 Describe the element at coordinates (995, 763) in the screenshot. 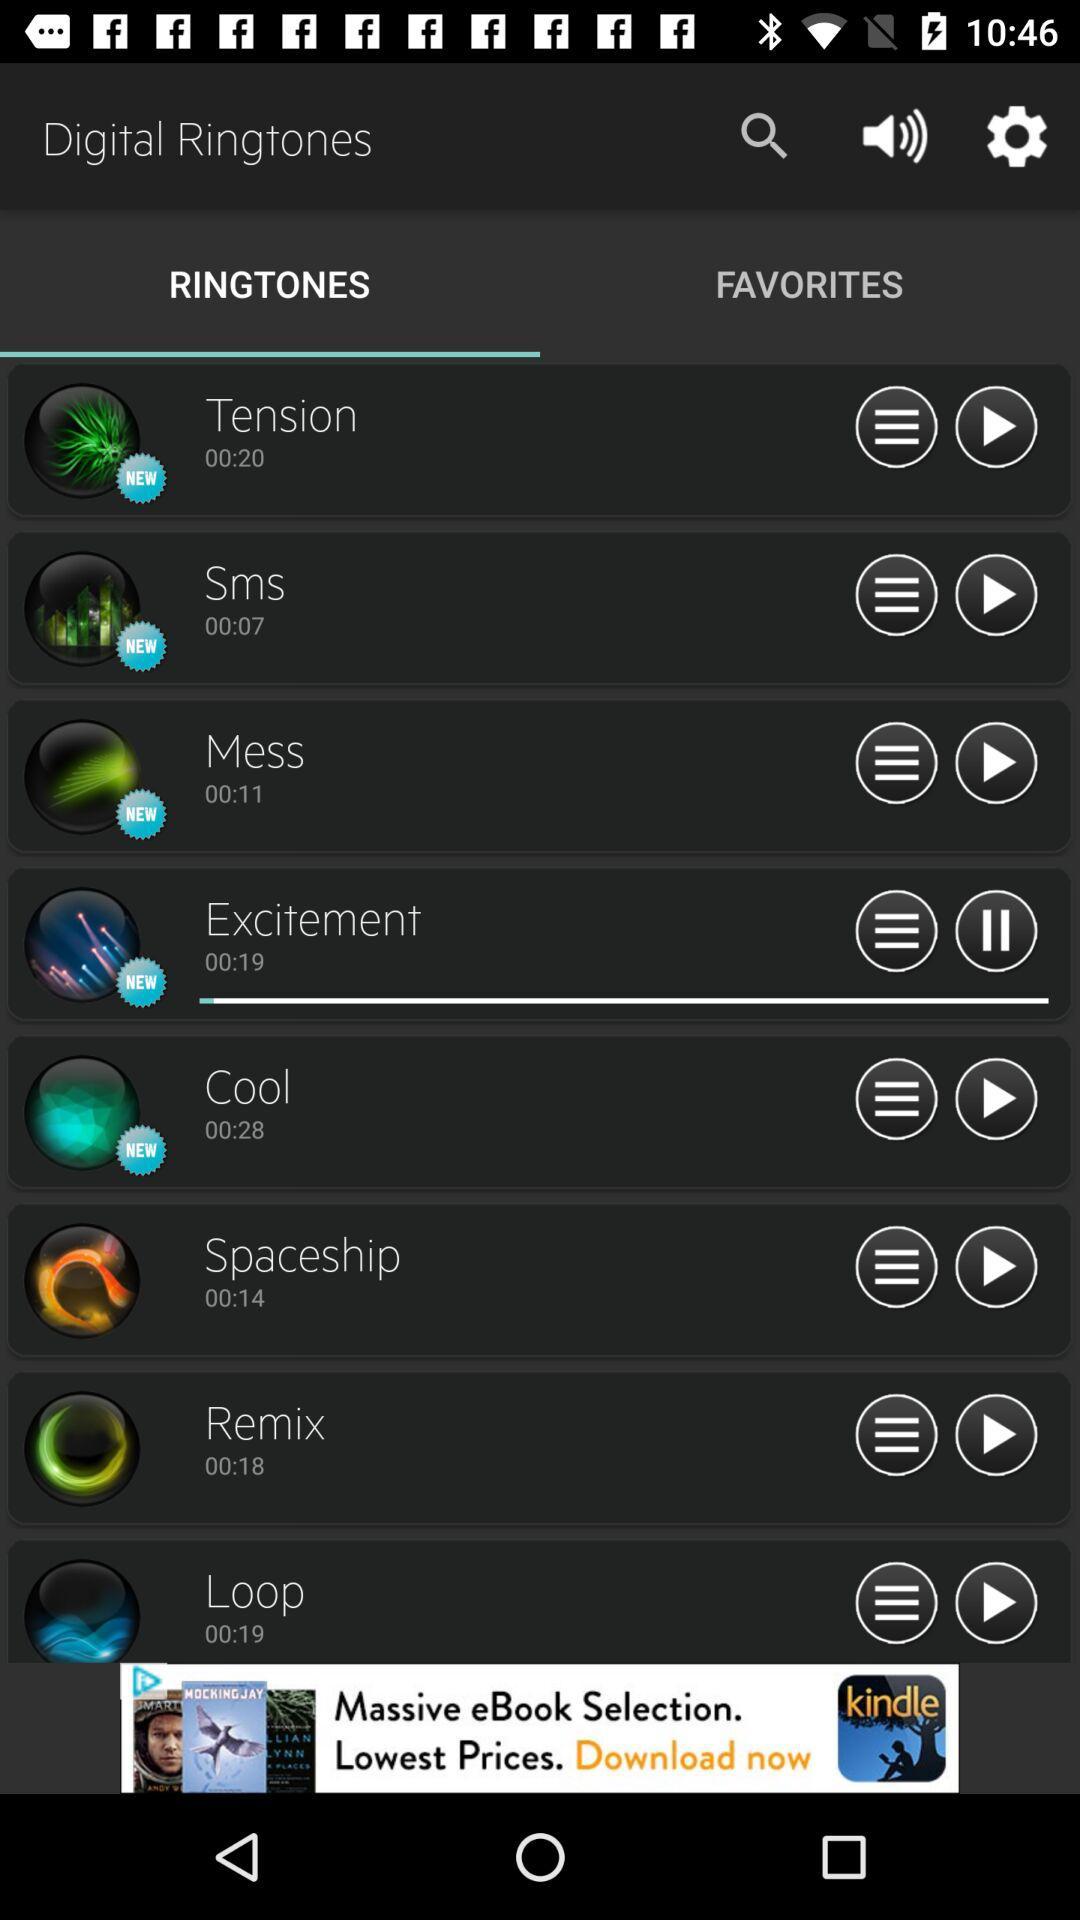

I see `option` at that location.